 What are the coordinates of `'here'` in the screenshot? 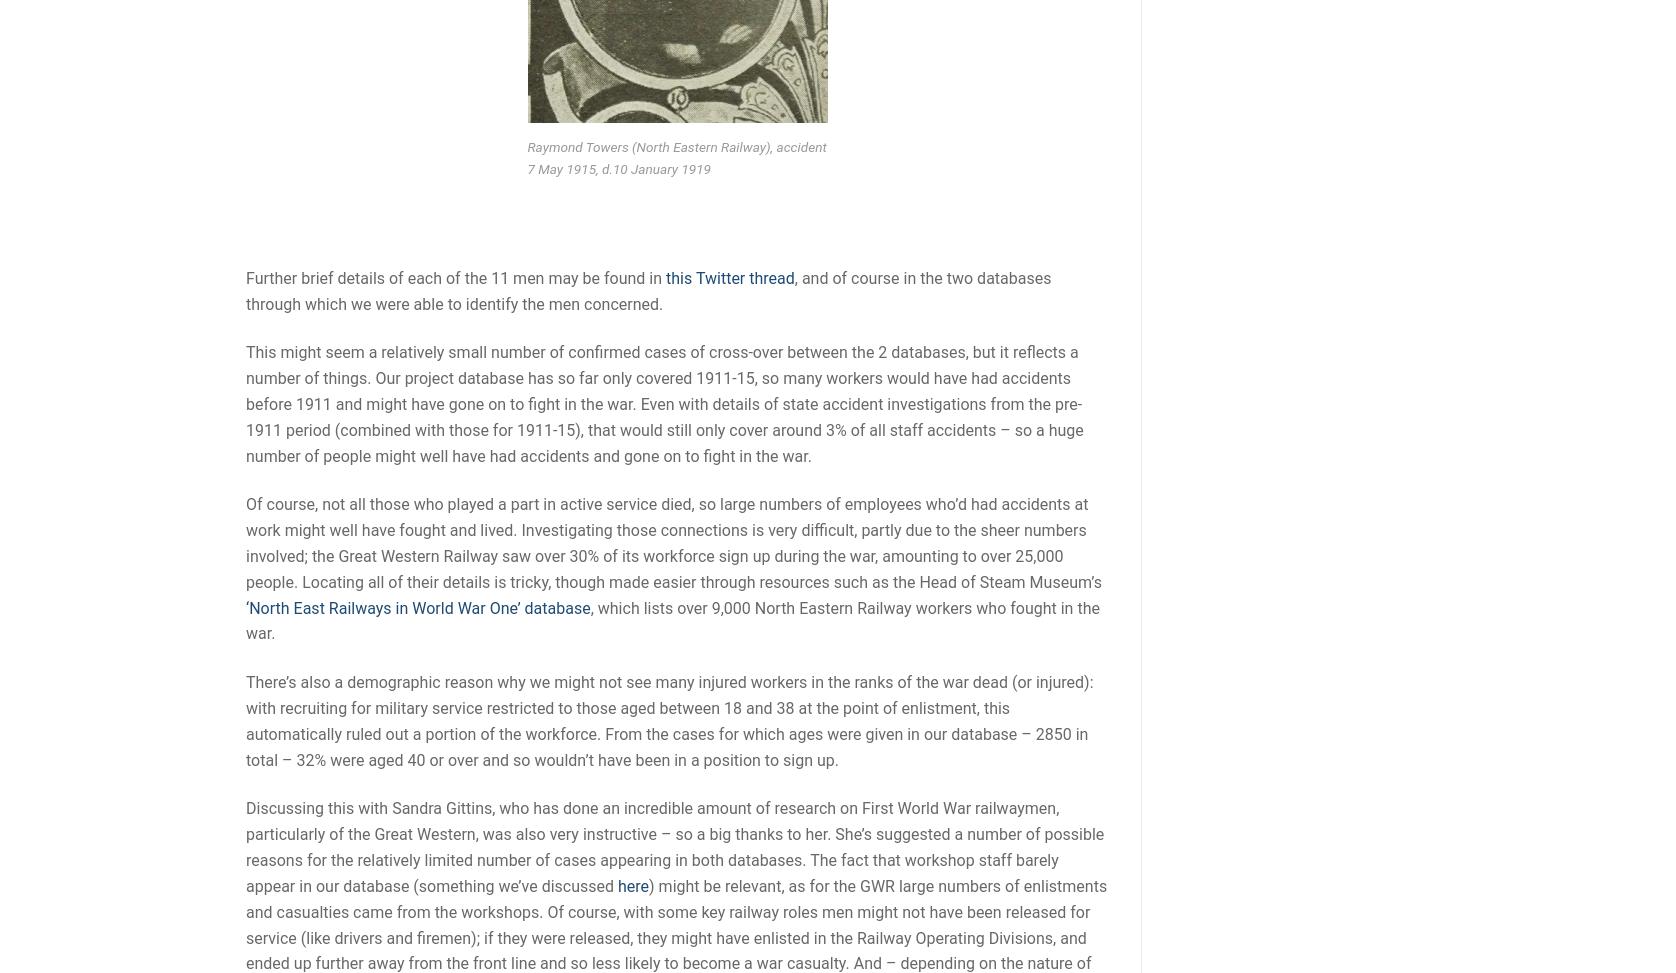 It's located at (632, 885).